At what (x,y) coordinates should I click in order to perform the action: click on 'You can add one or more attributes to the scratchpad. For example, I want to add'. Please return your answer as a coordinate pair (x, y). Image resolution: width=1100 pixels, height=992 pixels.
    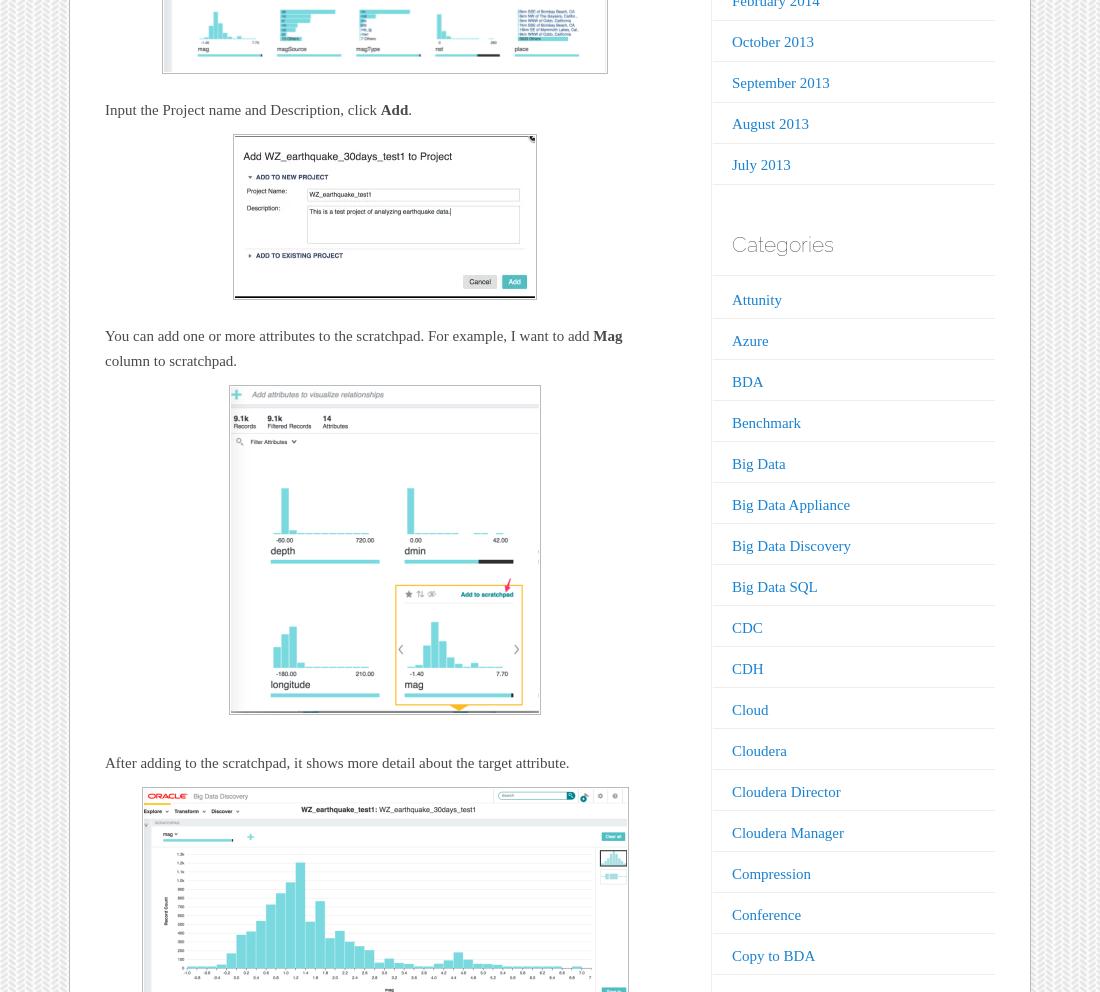
    Looking at the image, I should click on (349, 334).